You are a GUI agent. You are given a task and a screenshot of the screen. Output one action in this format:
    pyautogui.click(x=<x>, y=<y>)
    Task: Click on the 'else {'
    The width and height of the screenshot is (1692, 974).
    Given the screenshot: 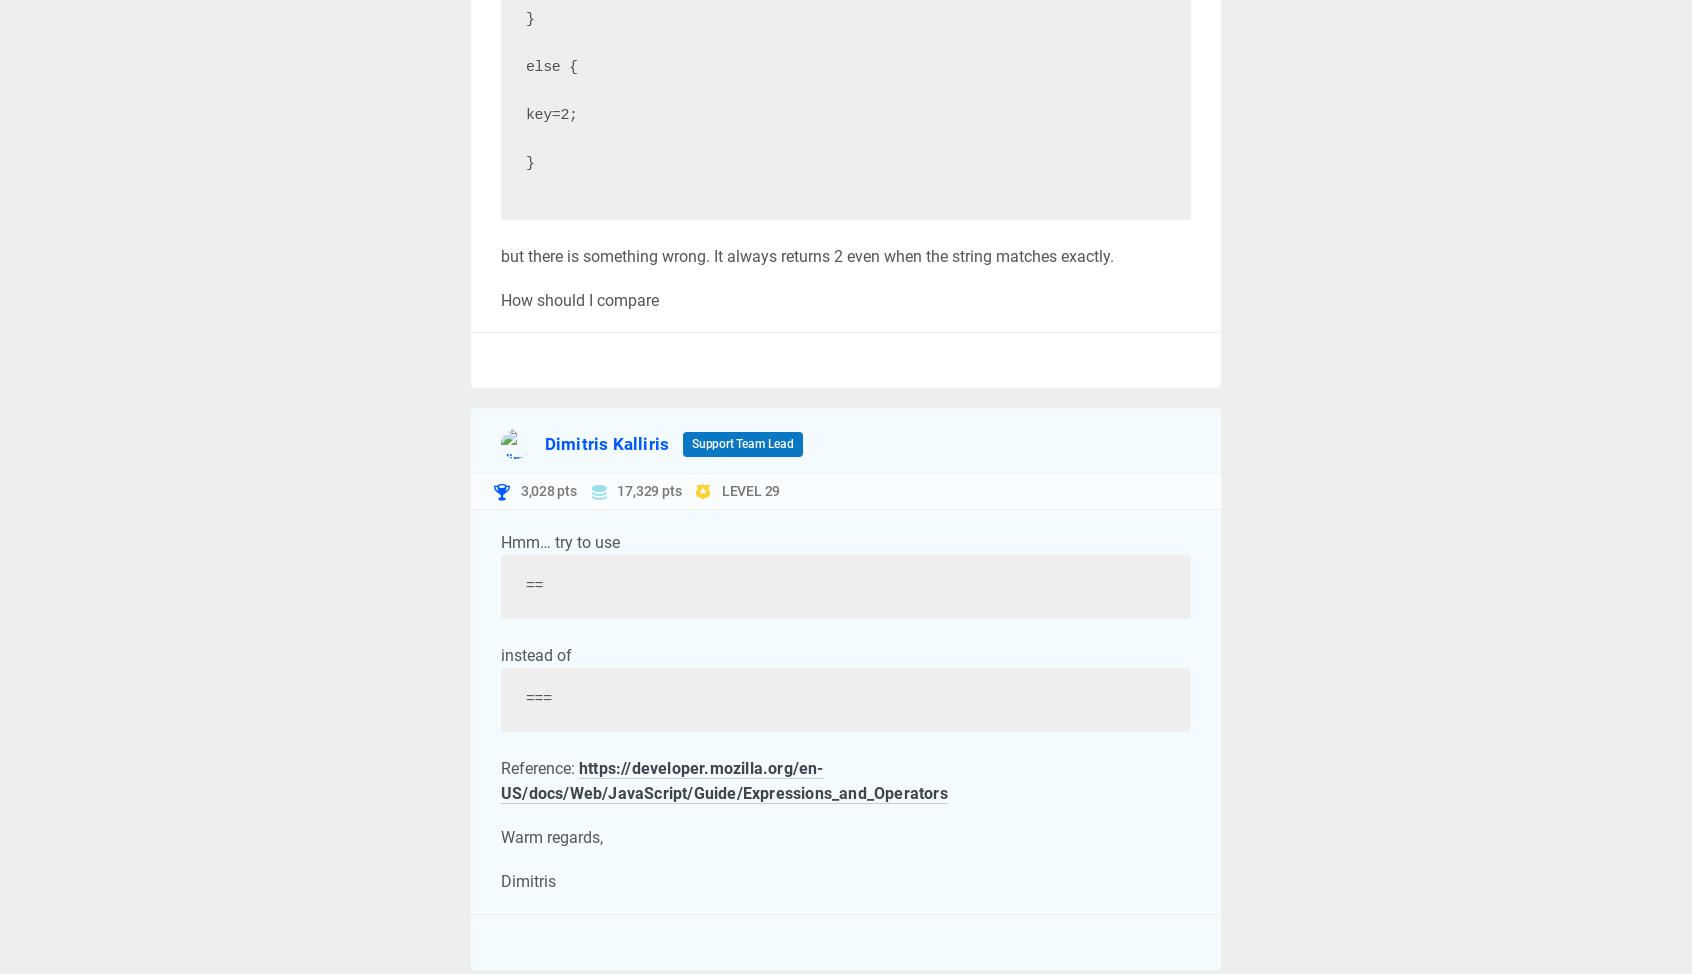 What is the action you would take?
    pyautogui.click(x=526, y=66)
    